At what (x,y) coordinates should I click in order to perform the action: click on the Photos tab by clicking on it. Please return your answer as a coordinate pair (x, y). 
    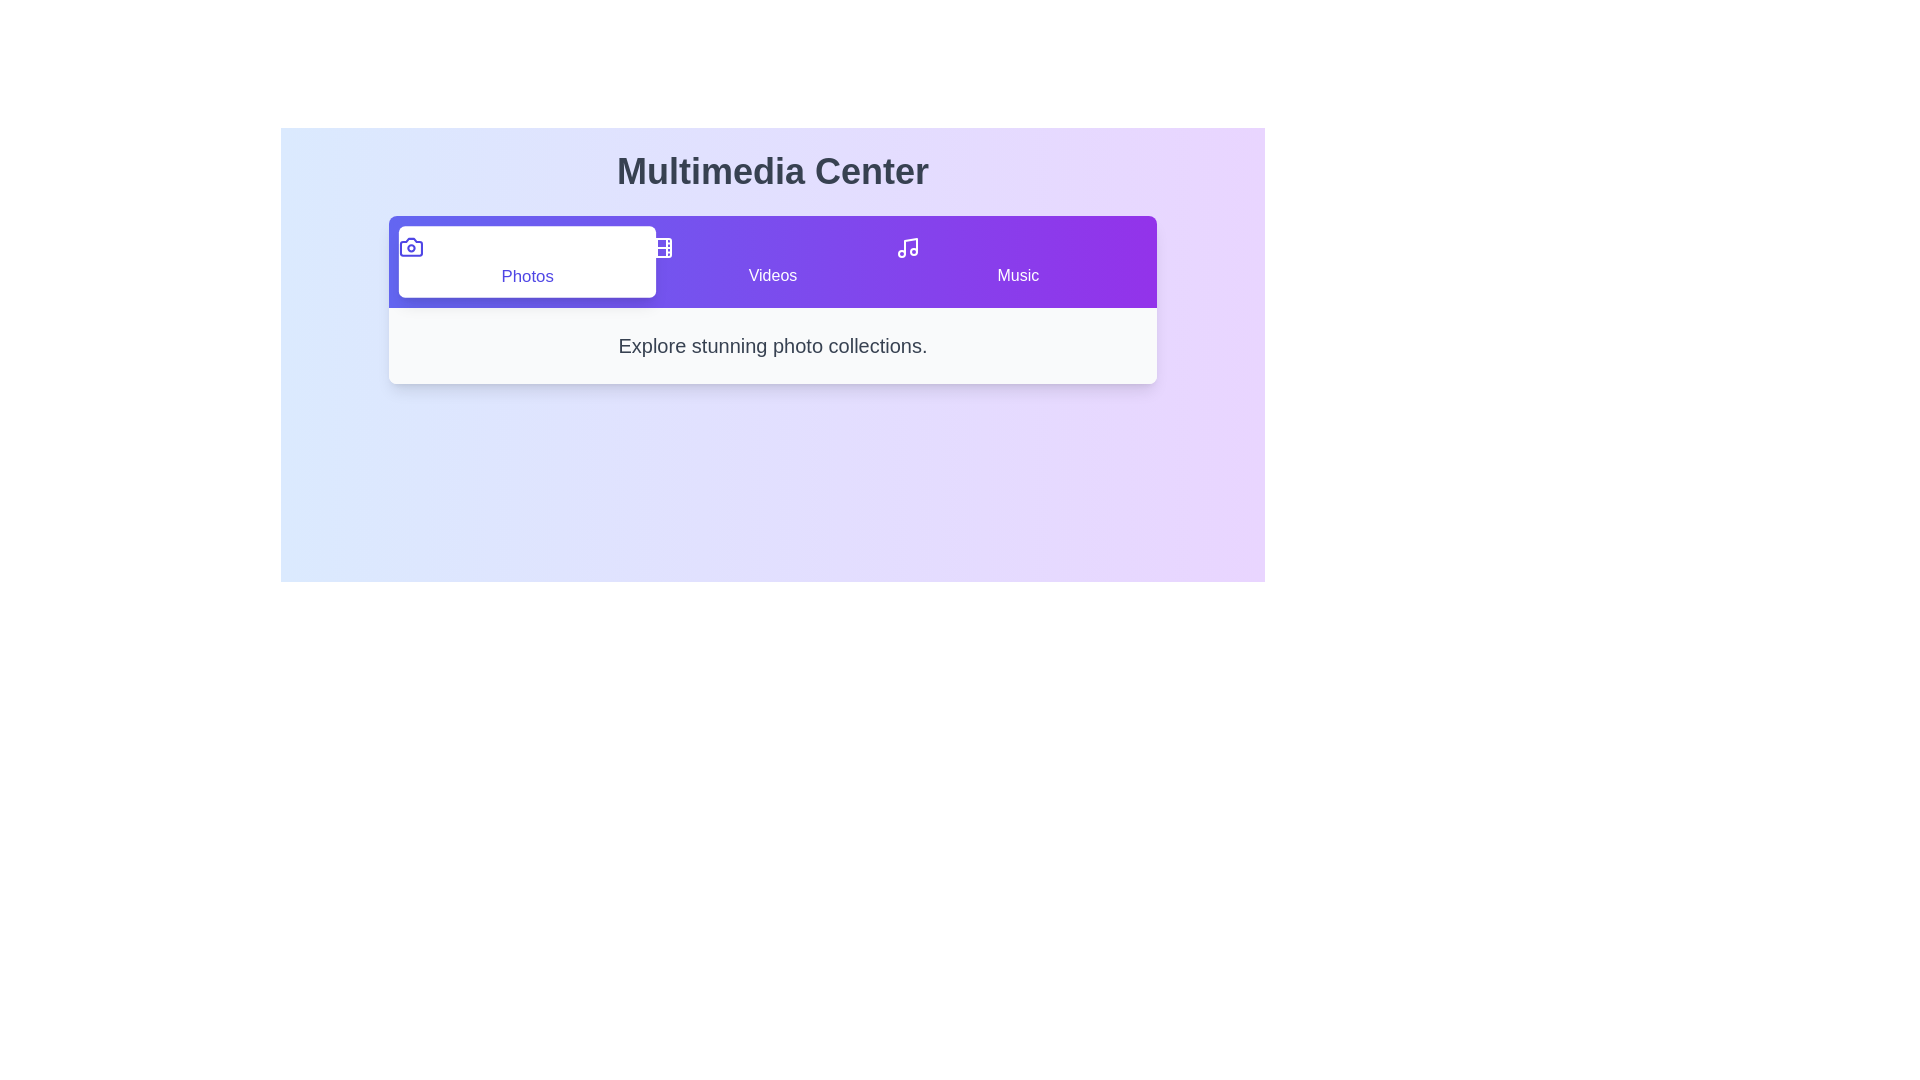
    Looking at the image, I should click on (527, 261).